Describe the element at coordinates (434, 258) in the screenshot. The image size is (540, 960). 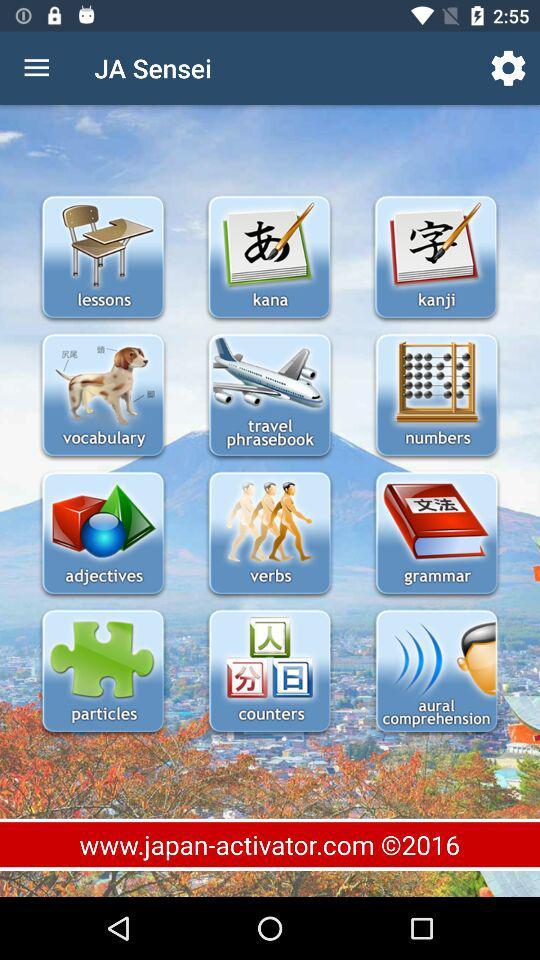
I see `press button for kanji` at that location.